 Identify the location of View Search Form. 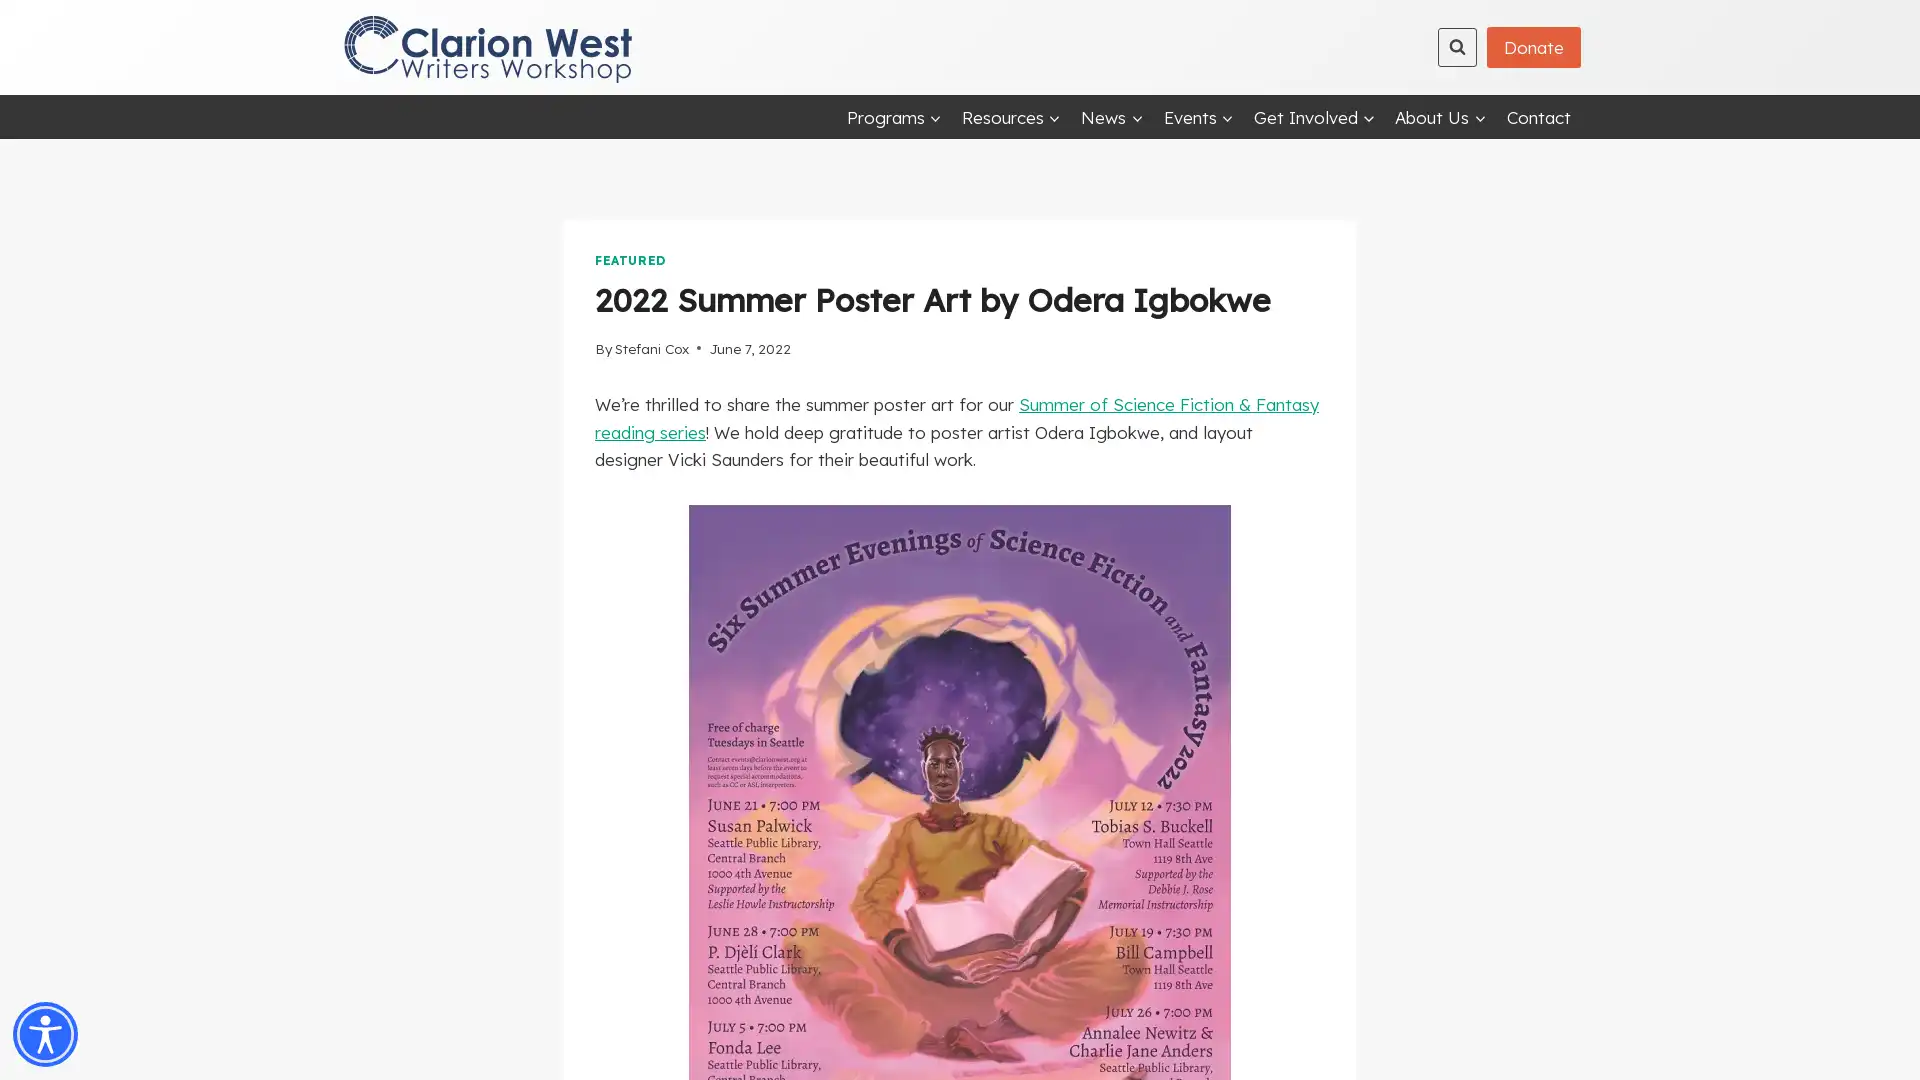
(1457, 45).